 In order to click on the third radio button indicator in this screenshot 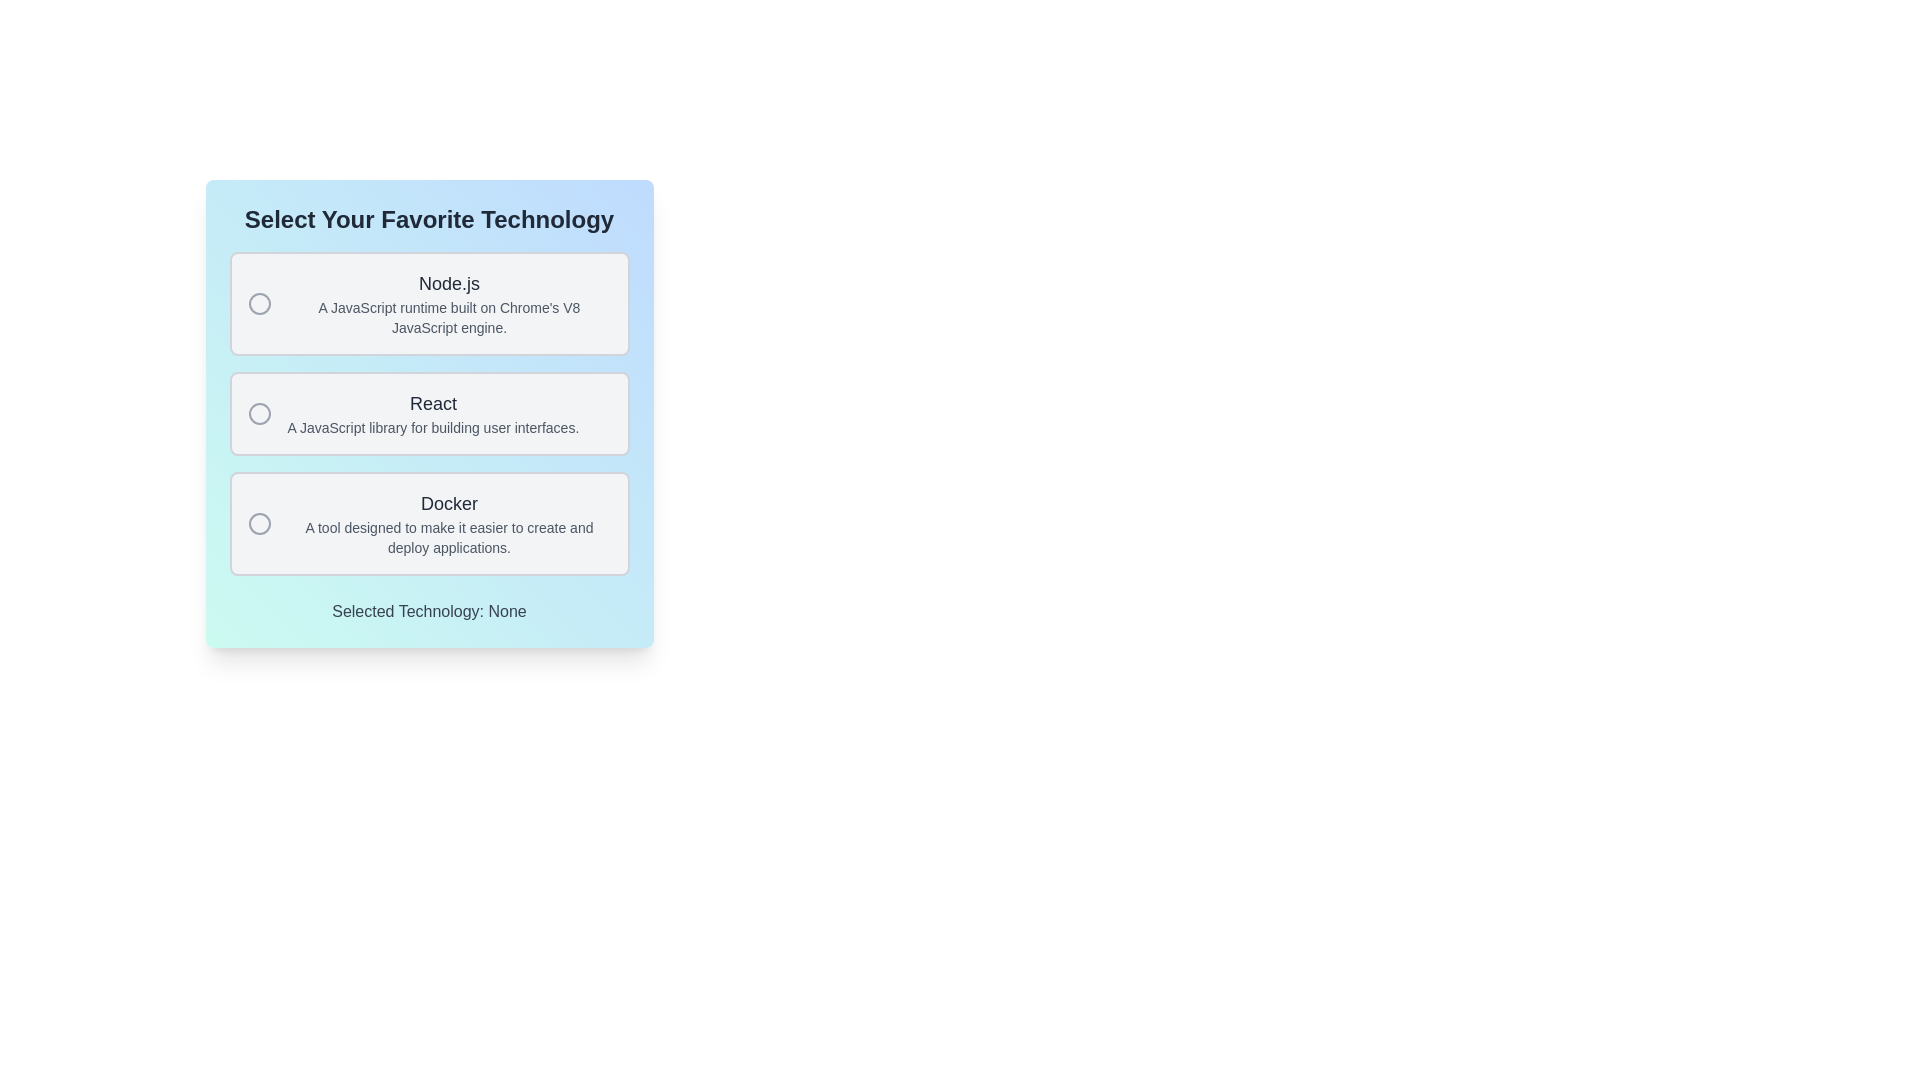, I will do `click(258, 523)`.